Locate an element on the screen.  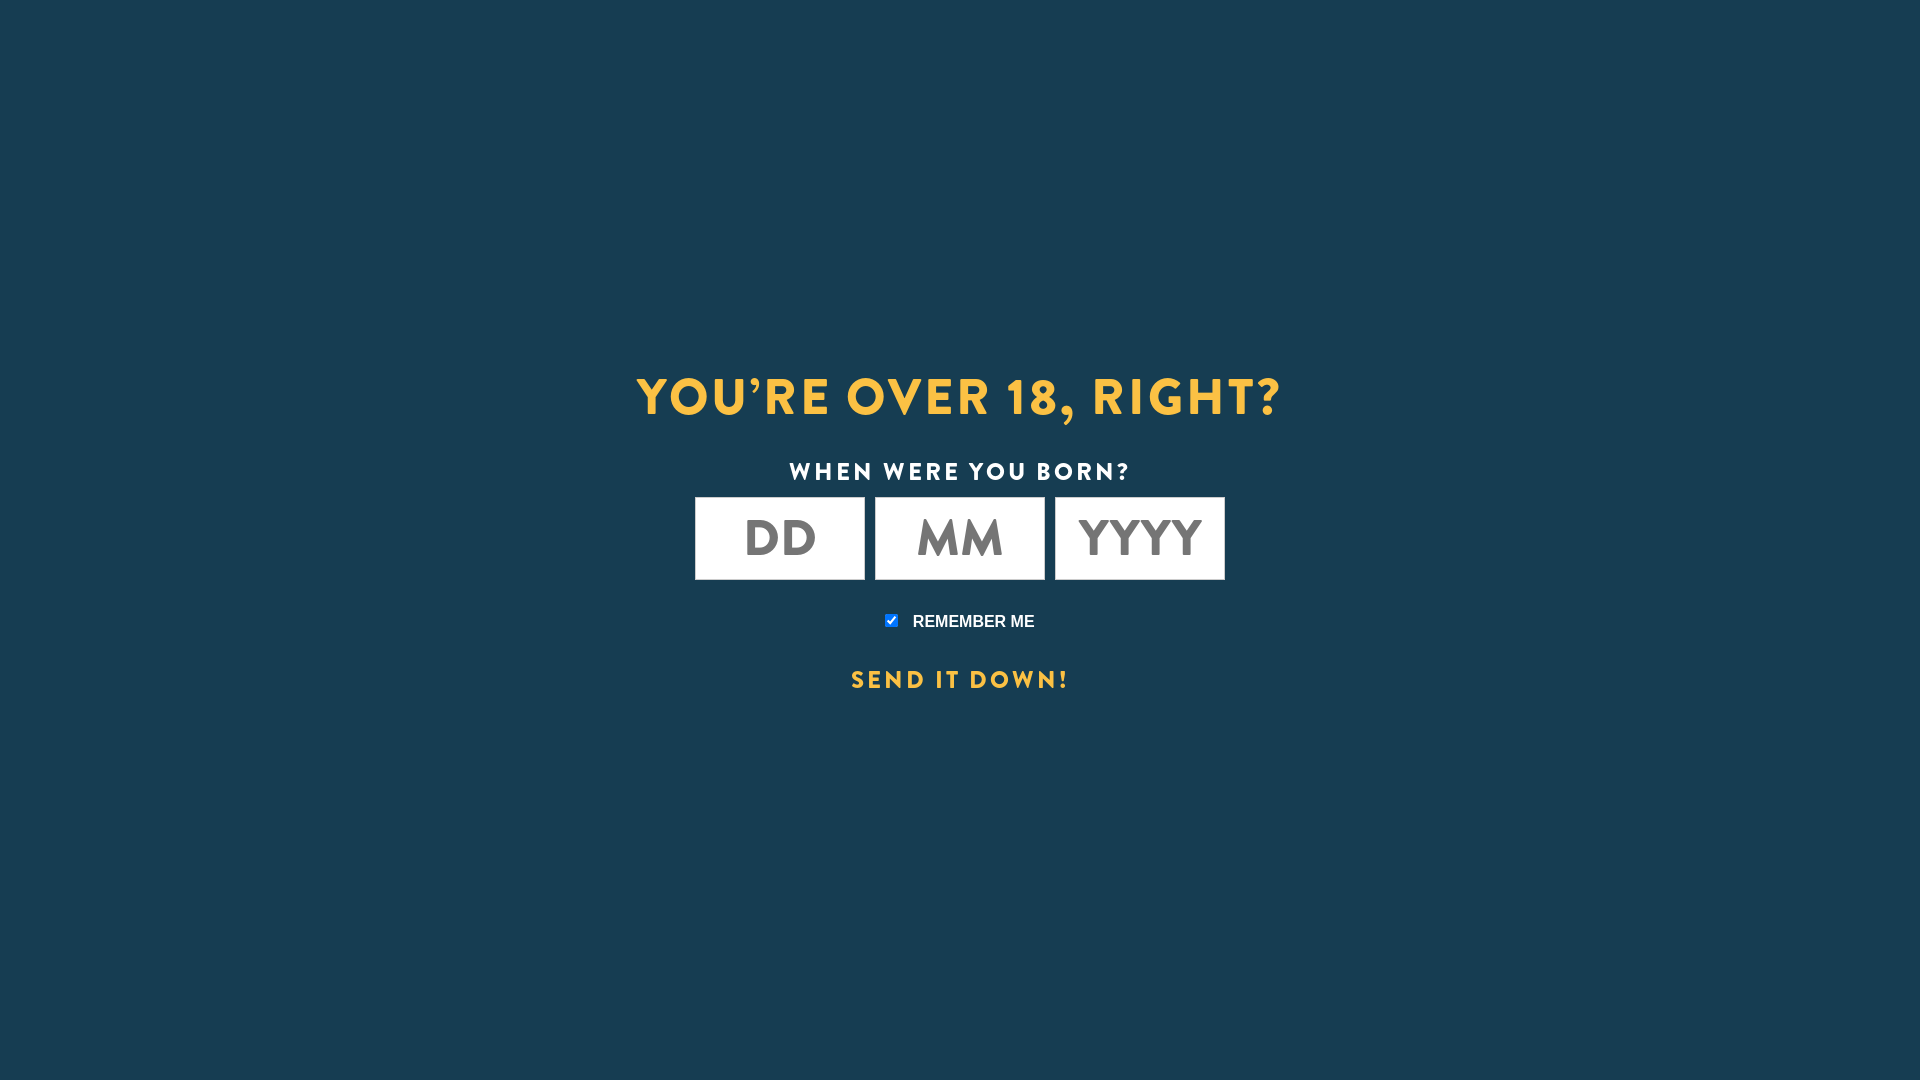
'Send it down!' is located at coordinates (958, 677).